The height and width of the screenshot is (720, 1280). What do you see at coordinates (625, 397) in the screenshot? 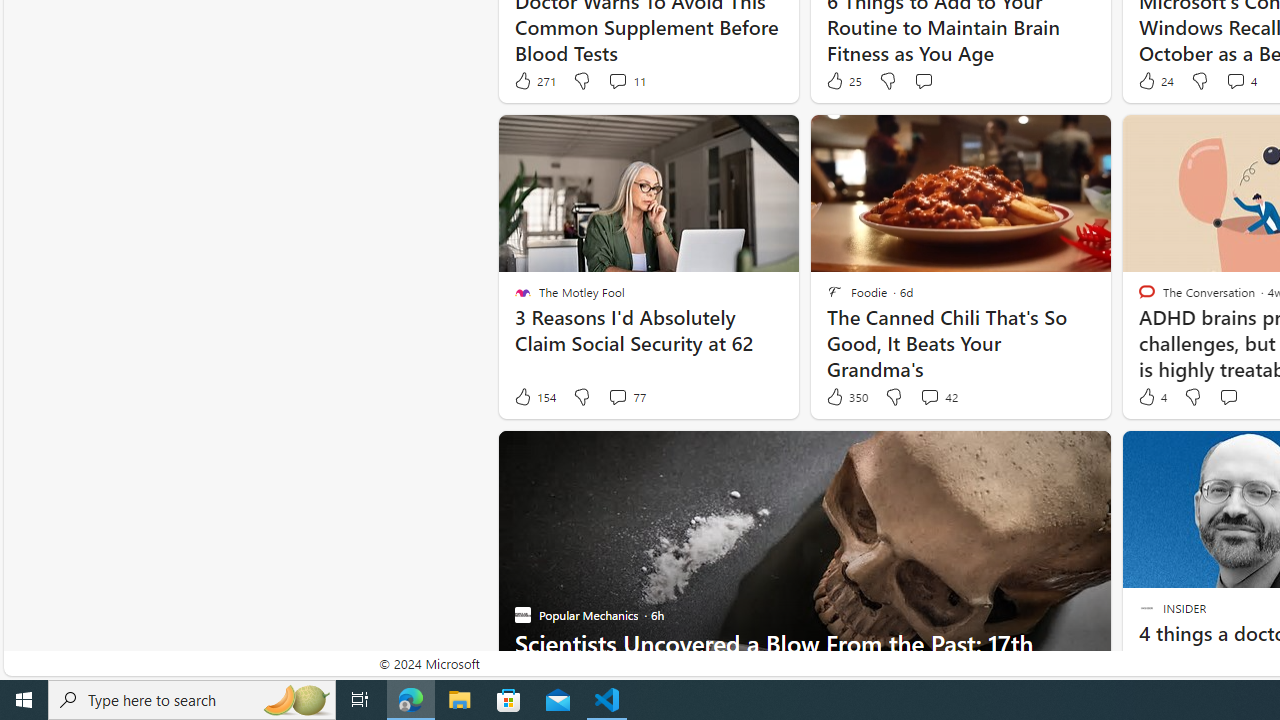
I see `'View comments 77 Comment'` at bounding box center [625, 397].